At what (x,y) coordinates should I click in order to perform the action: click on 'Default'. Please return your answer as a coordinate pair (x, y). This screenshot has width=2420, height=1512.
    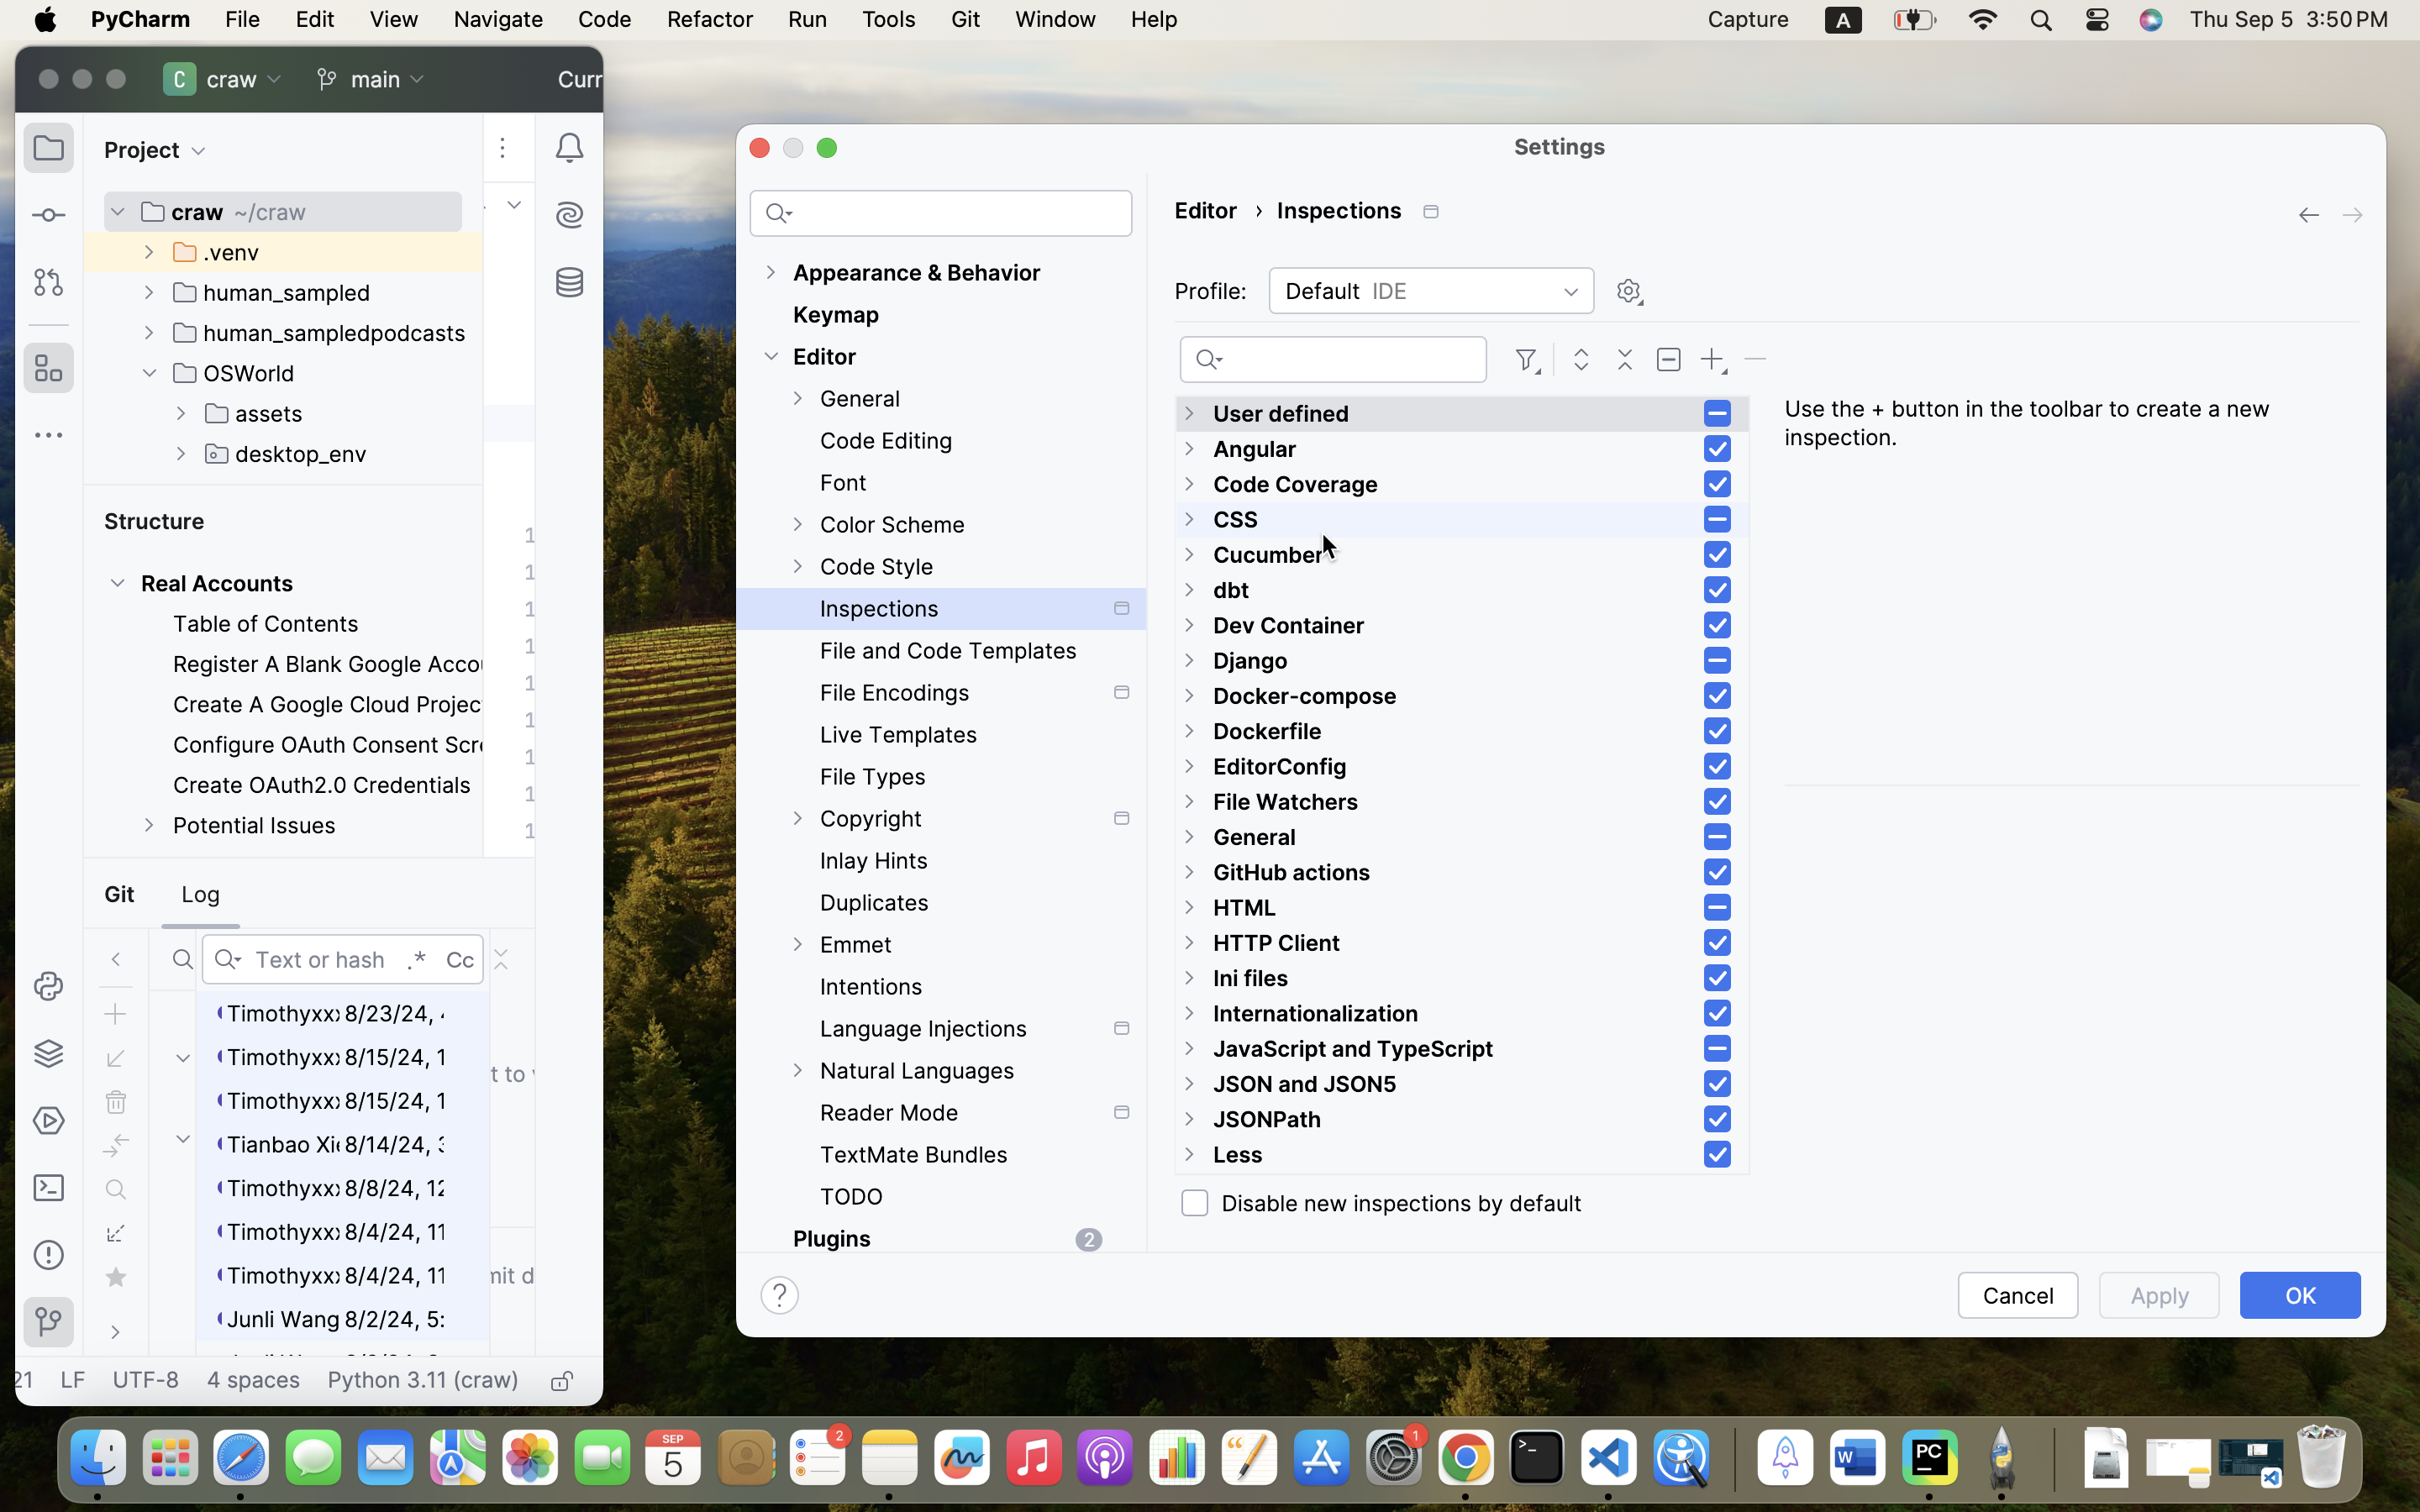
    Looking at the image, I should click on (1431, 290).